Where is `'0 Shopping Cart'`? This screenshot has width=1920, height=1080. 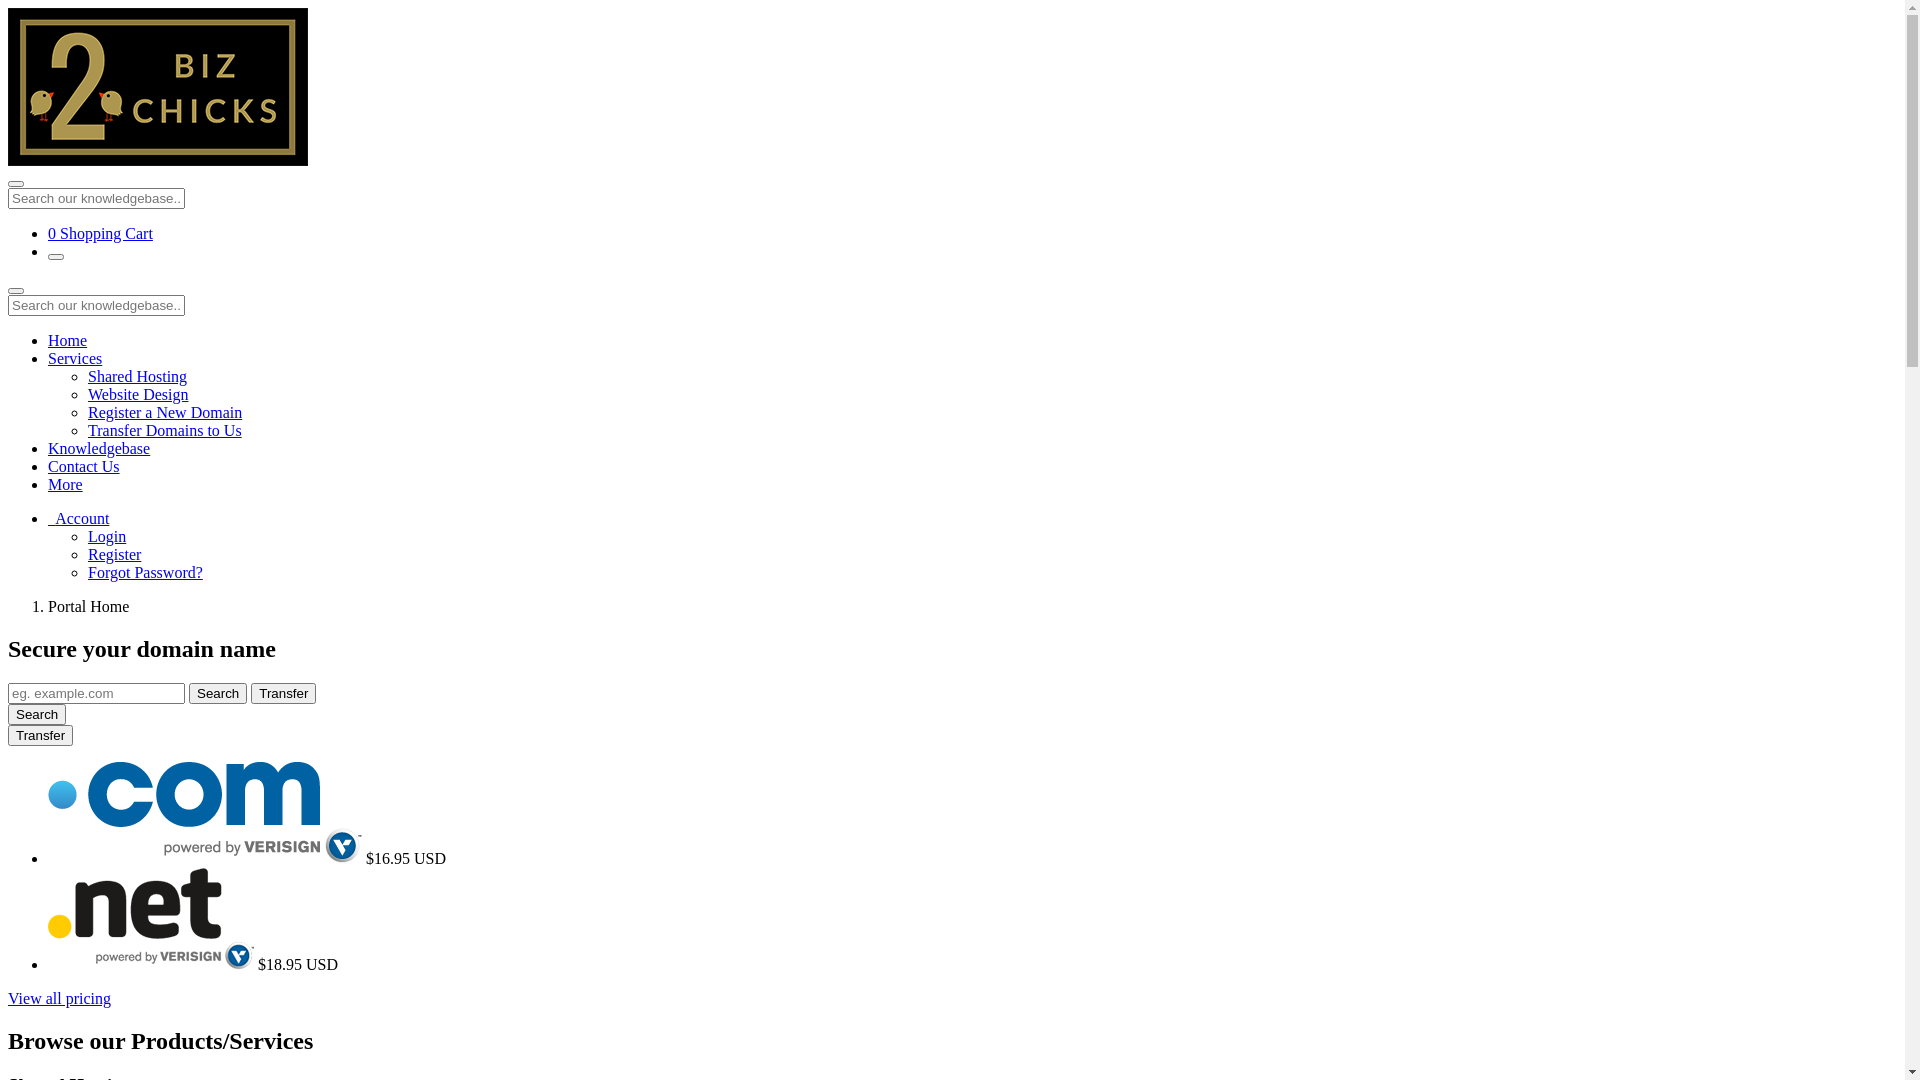
'0 Shopping Cart' is located at coordinates (99, 232).